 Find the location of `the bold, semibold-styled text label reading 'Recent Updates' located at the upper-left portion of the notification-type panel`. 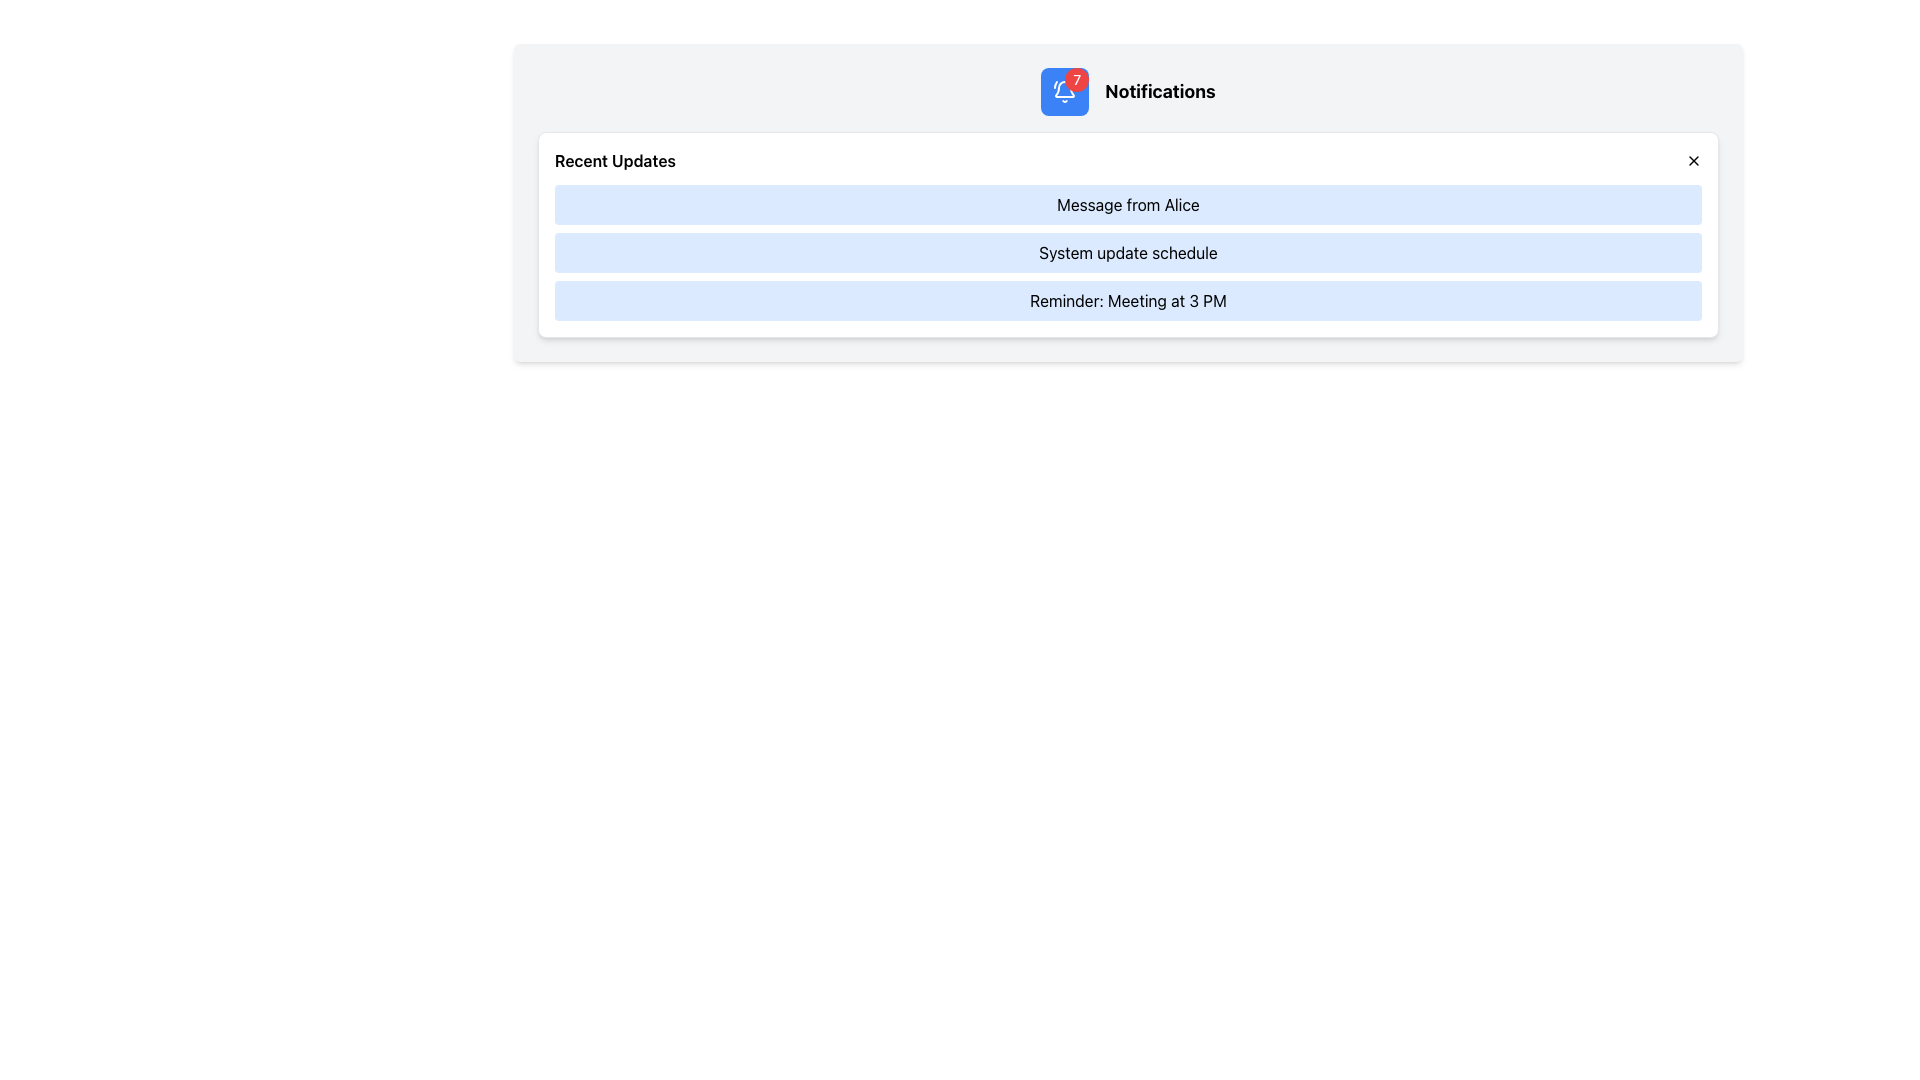

the bold, semibold-styled text label reading 'Recent Updates' located at the upper-left portion of the notification-type panel is located at coordinates (614, 160).